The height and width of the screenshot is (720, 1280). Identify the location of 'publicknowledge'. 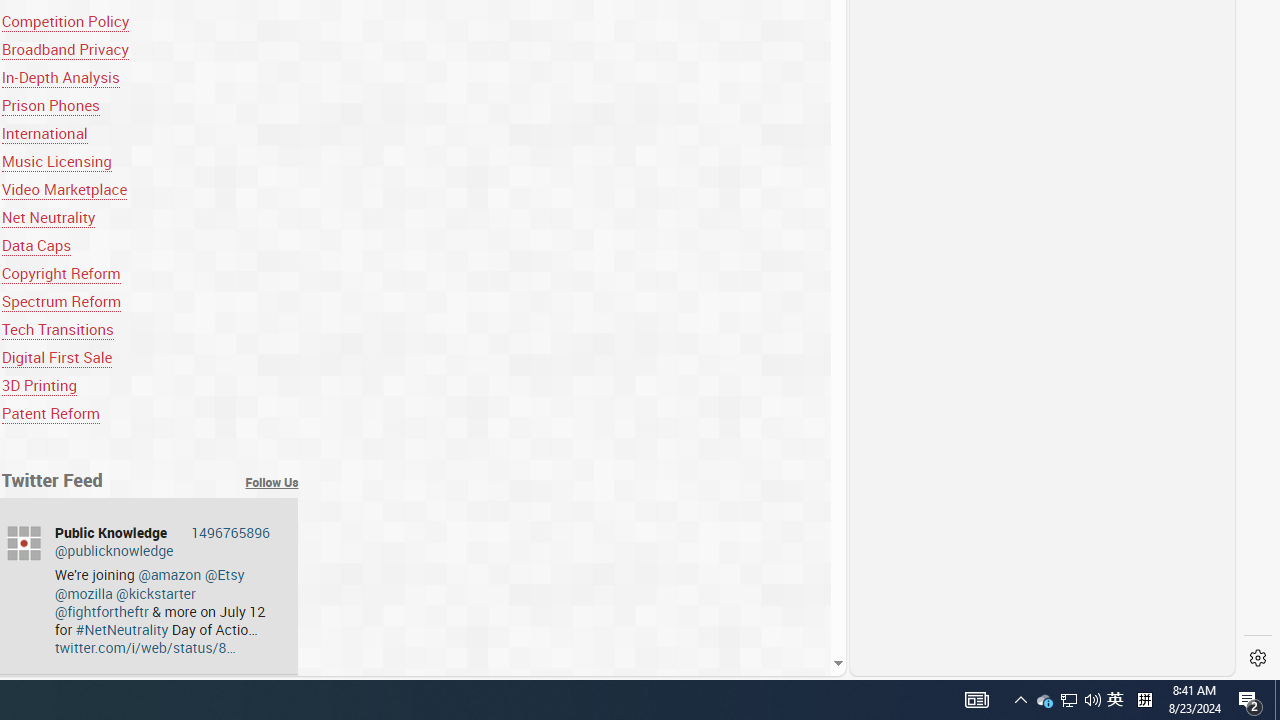
(24, 543).